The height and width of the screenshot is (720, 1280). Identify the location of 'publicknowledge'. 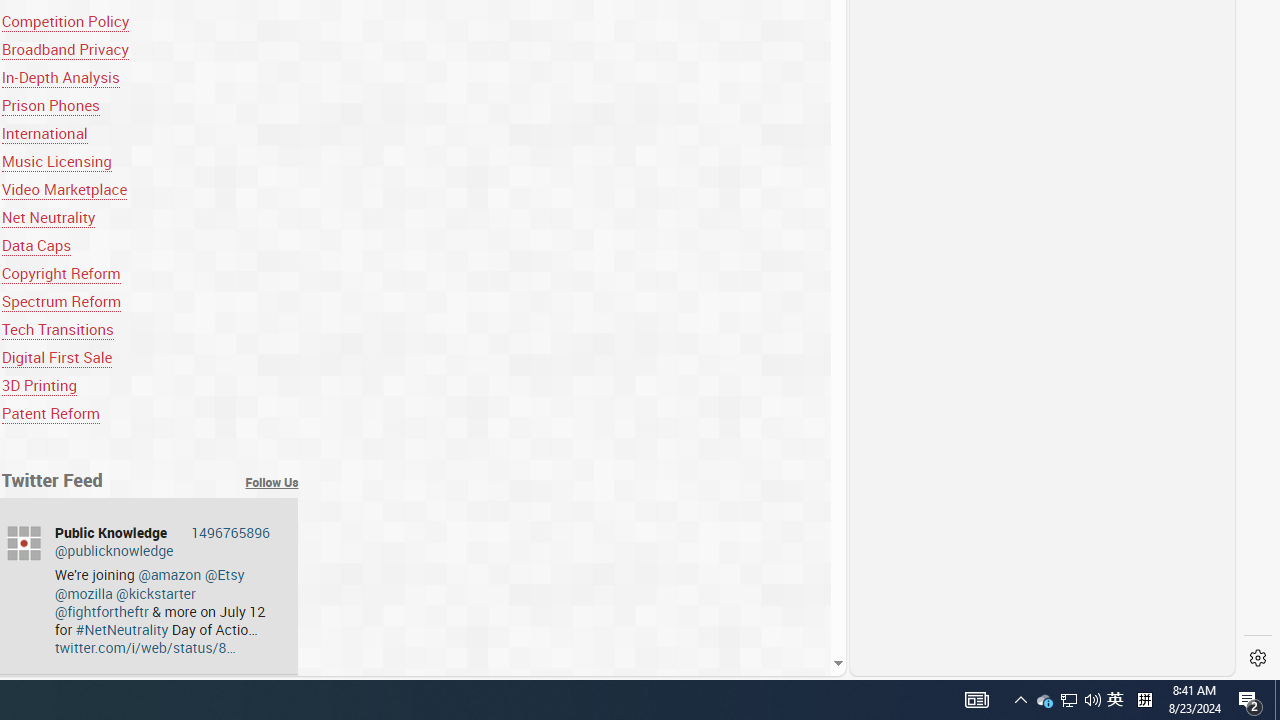
(24, 543).